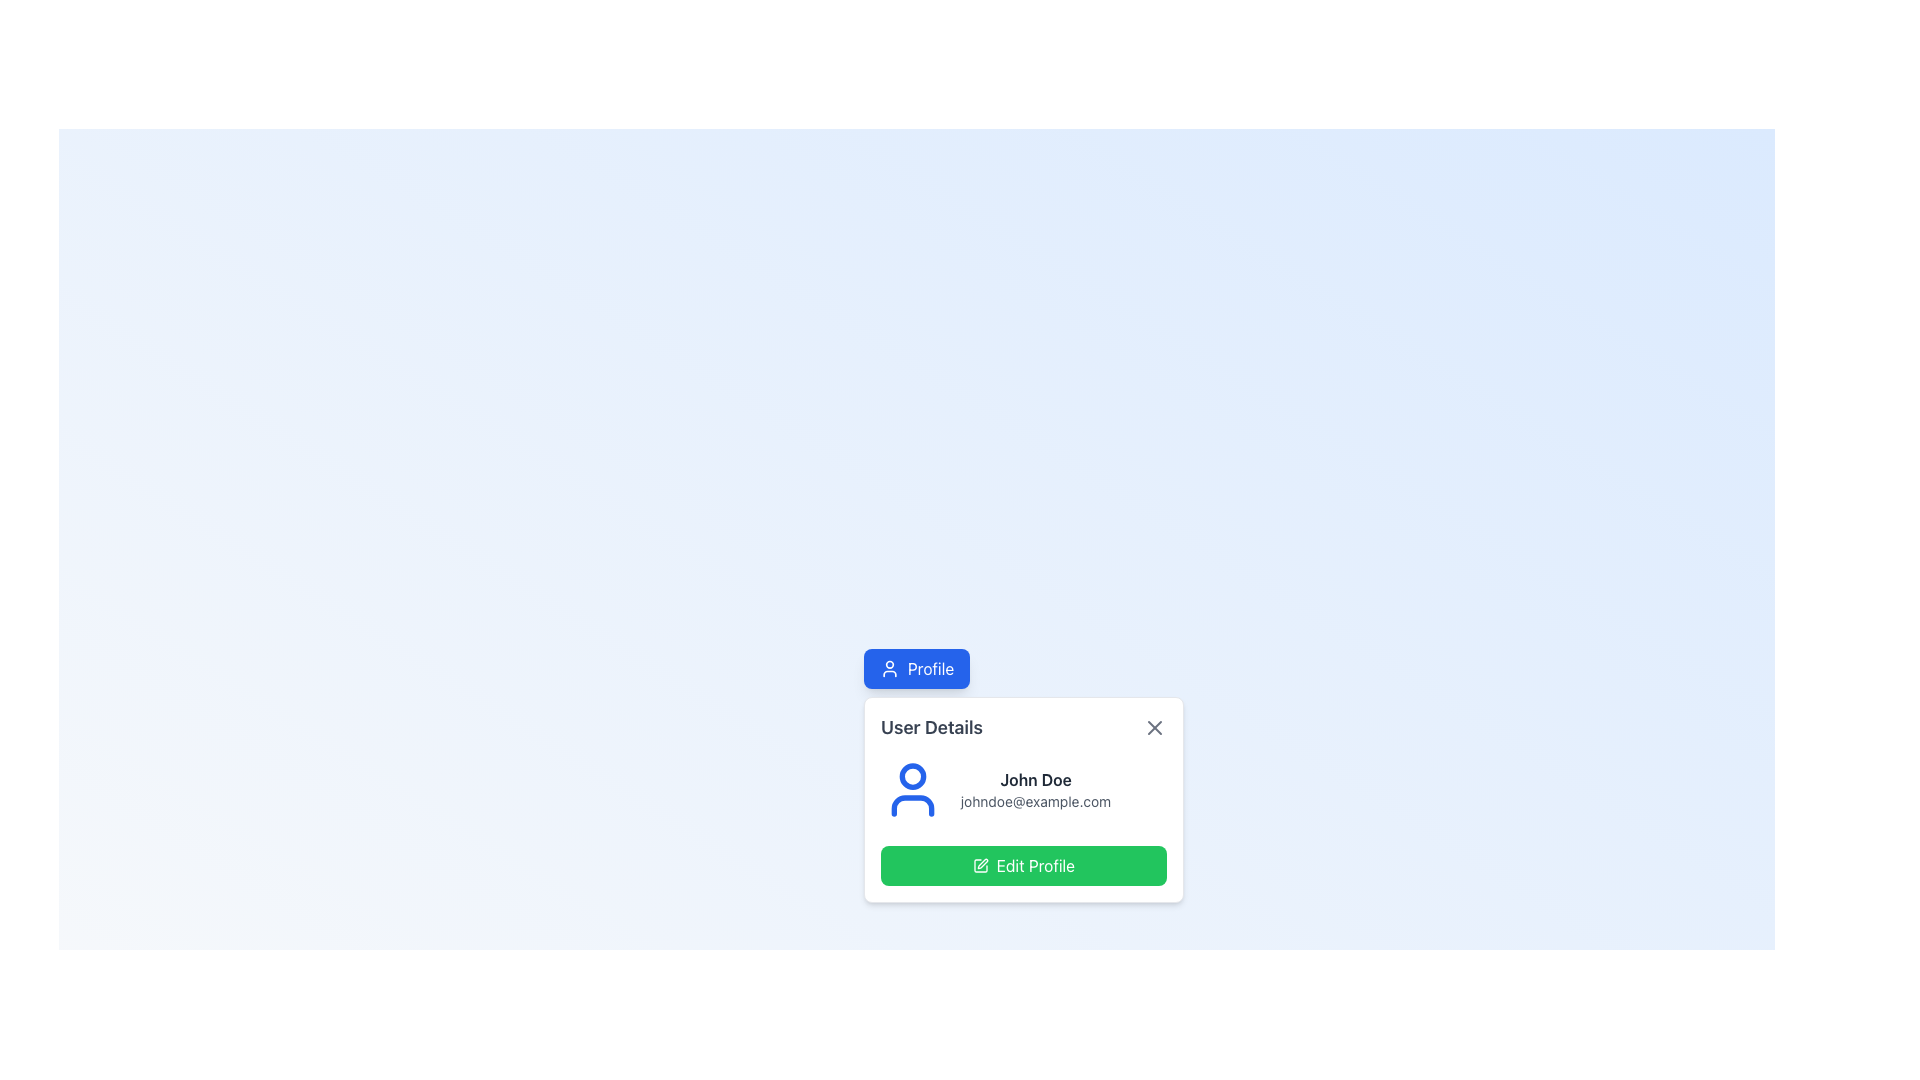 This screenshot has height=1080, width=1920. What do you see at coordinates (1036, 801) in the screenshot?
I see `the text label displaying 'johndoe@example.com', which is located below the 'John Doe' text in the profile information card` at bounding box center [1036, 801].